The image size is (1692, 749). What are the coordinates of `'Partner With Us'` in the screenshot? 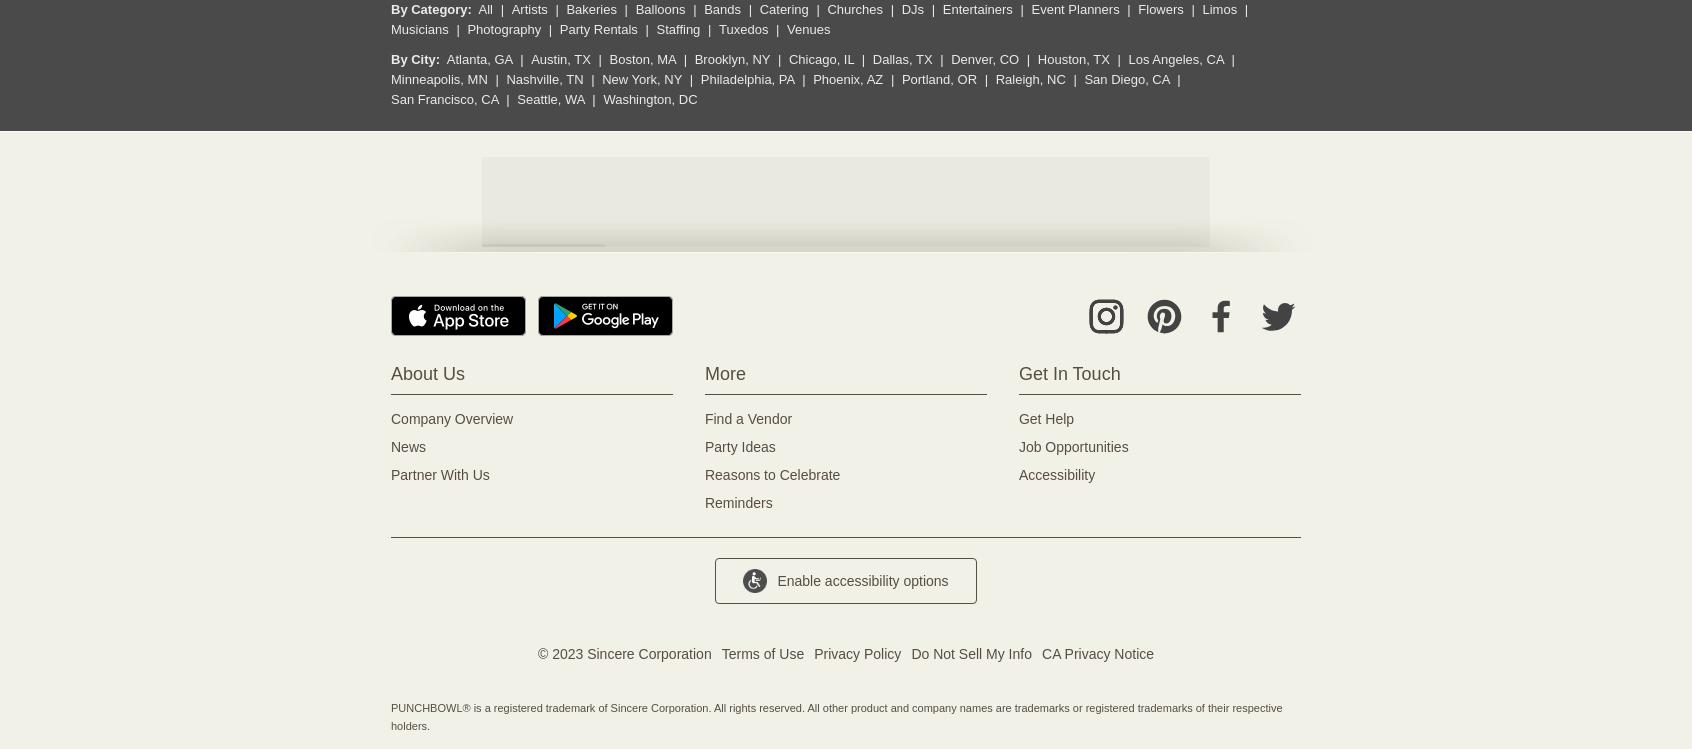 It's located at (438, 475).